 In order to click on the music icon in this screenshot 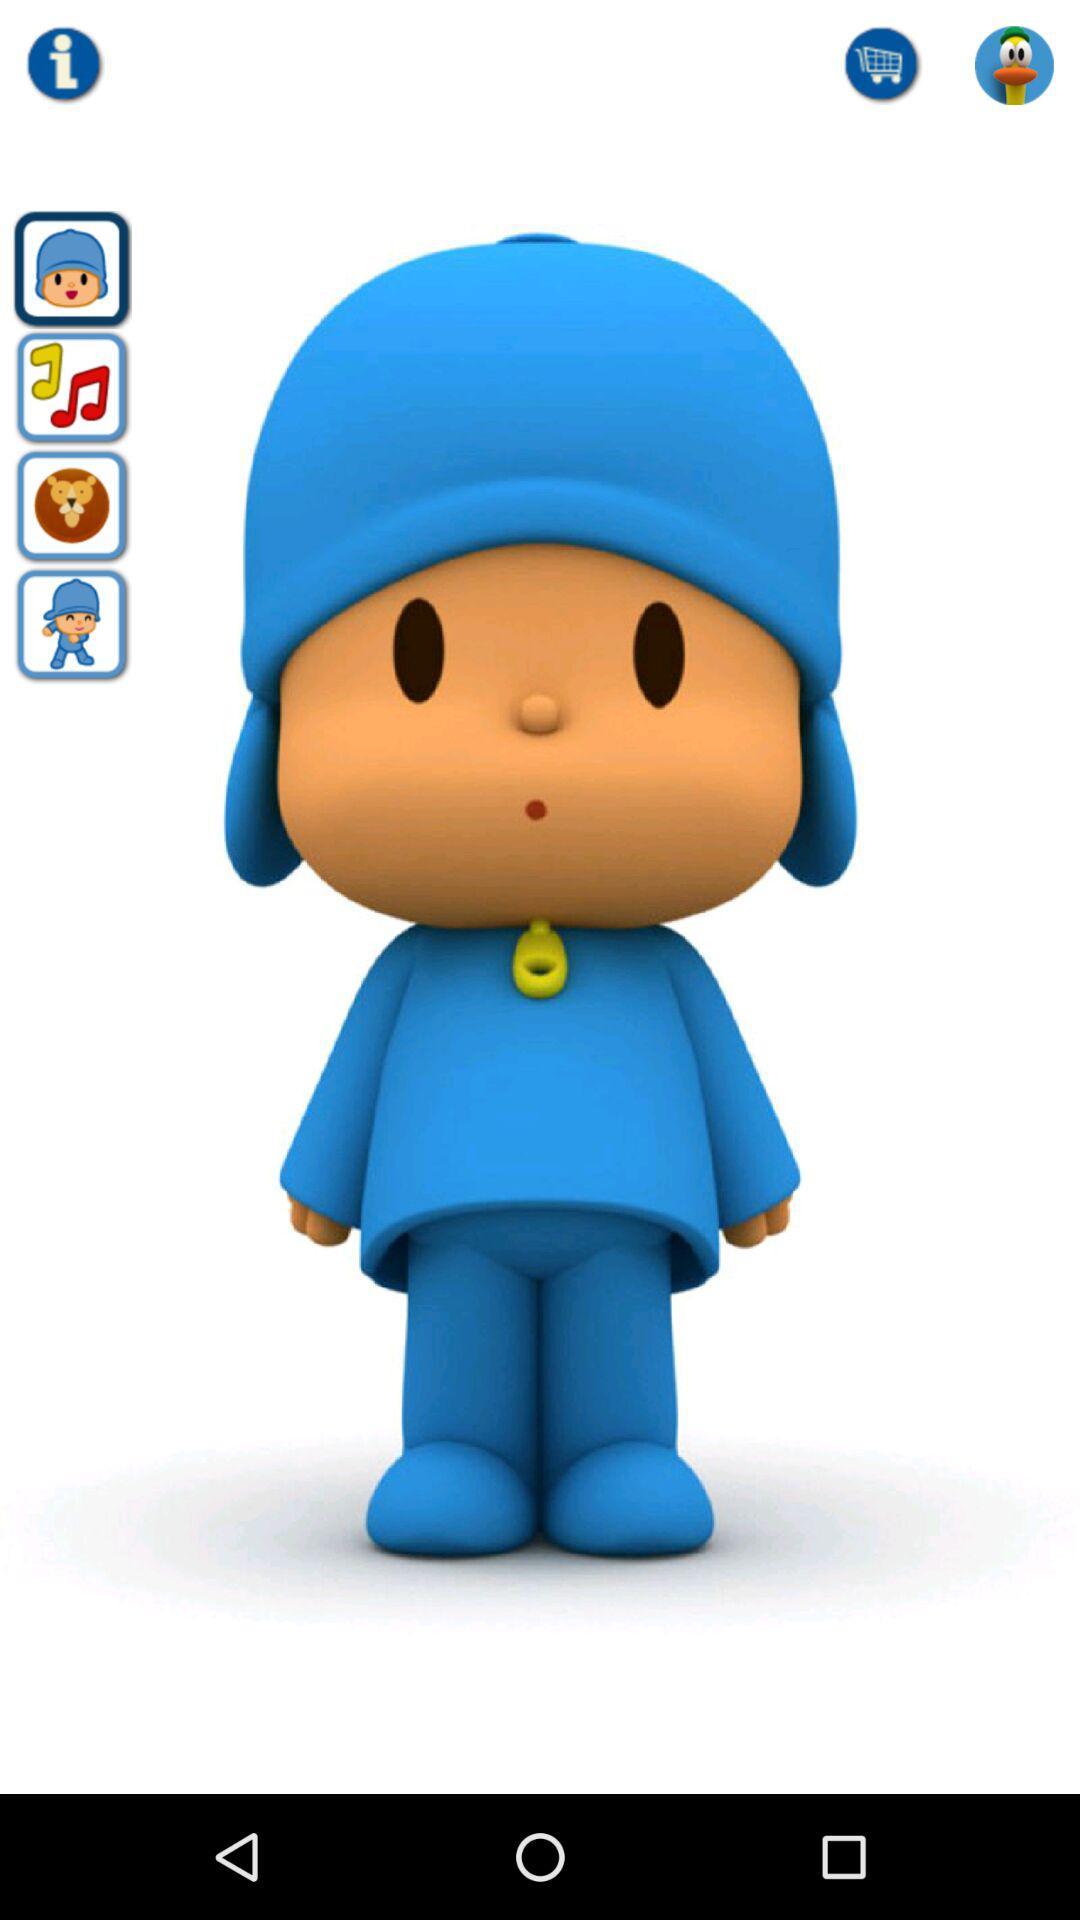, I will do `click(71, 414)`.